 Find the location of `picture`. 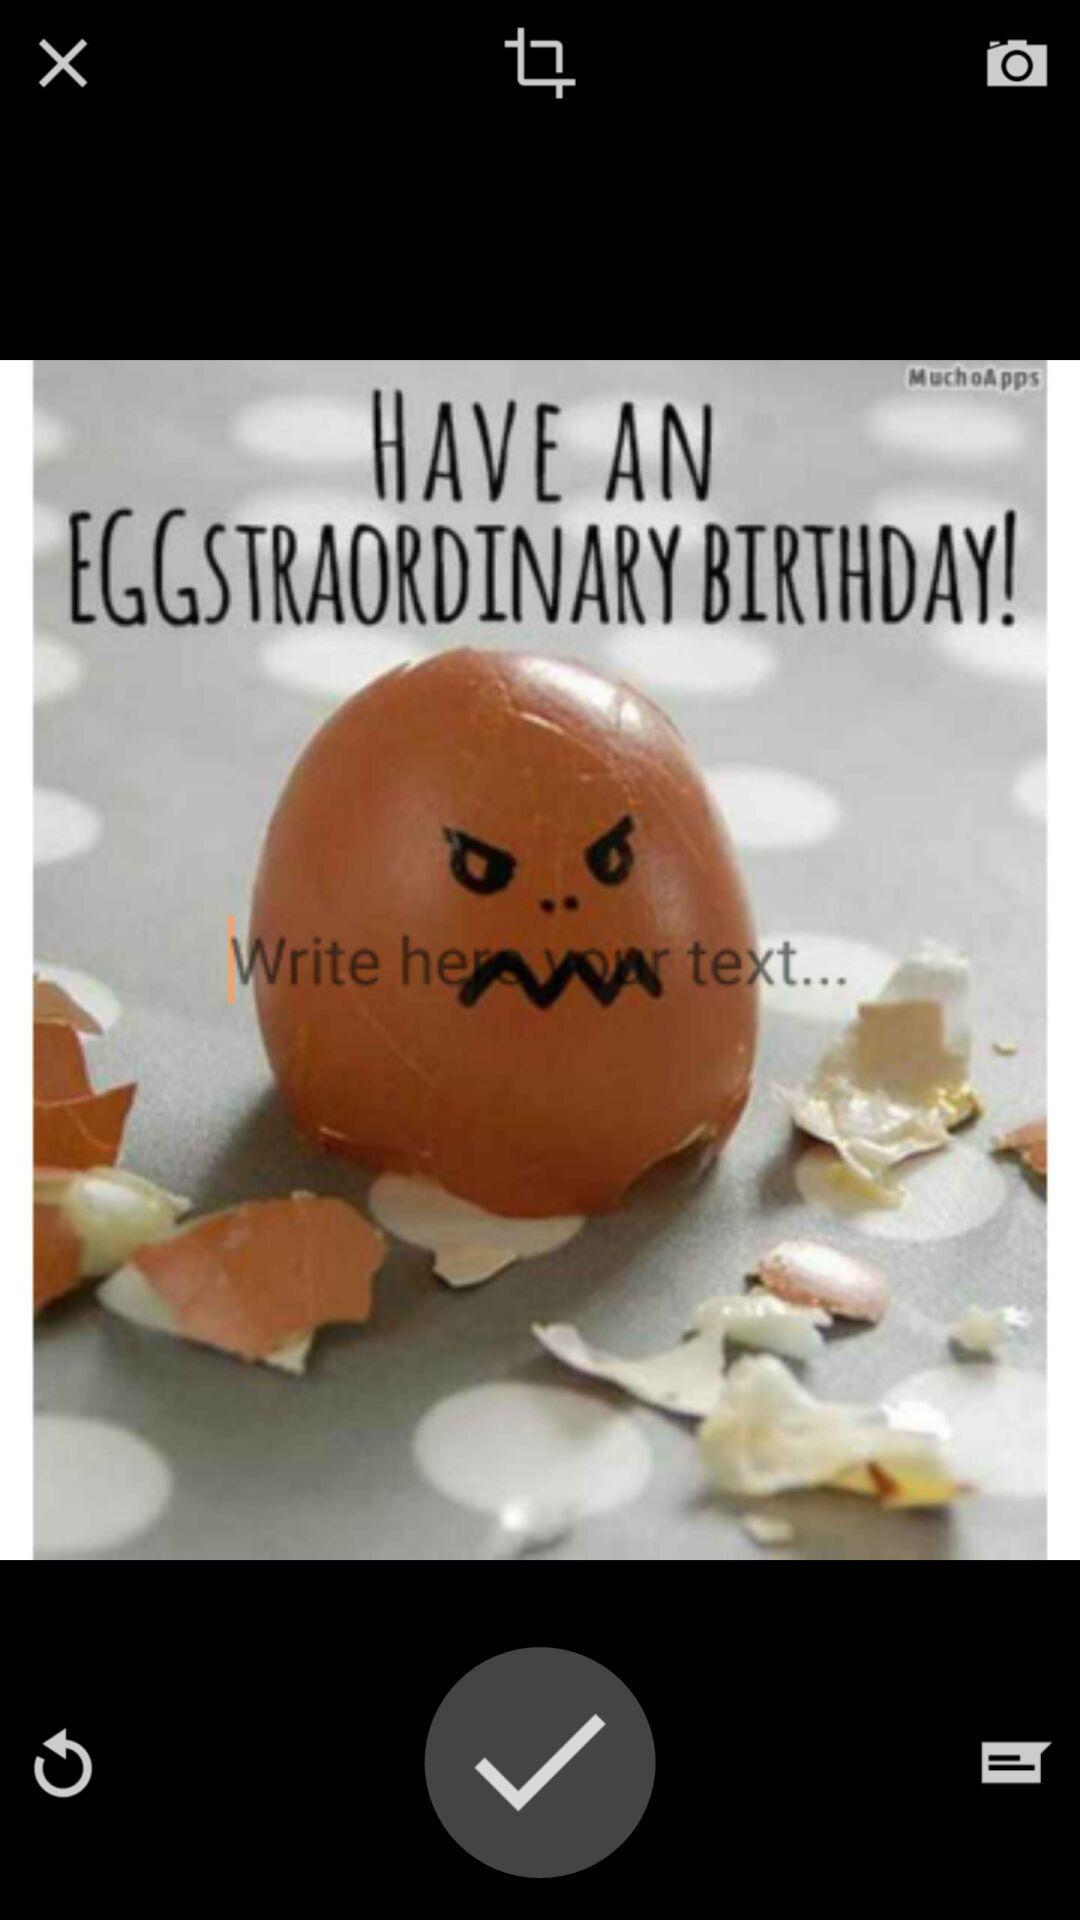

picture is located at coordinates (540, 1762).